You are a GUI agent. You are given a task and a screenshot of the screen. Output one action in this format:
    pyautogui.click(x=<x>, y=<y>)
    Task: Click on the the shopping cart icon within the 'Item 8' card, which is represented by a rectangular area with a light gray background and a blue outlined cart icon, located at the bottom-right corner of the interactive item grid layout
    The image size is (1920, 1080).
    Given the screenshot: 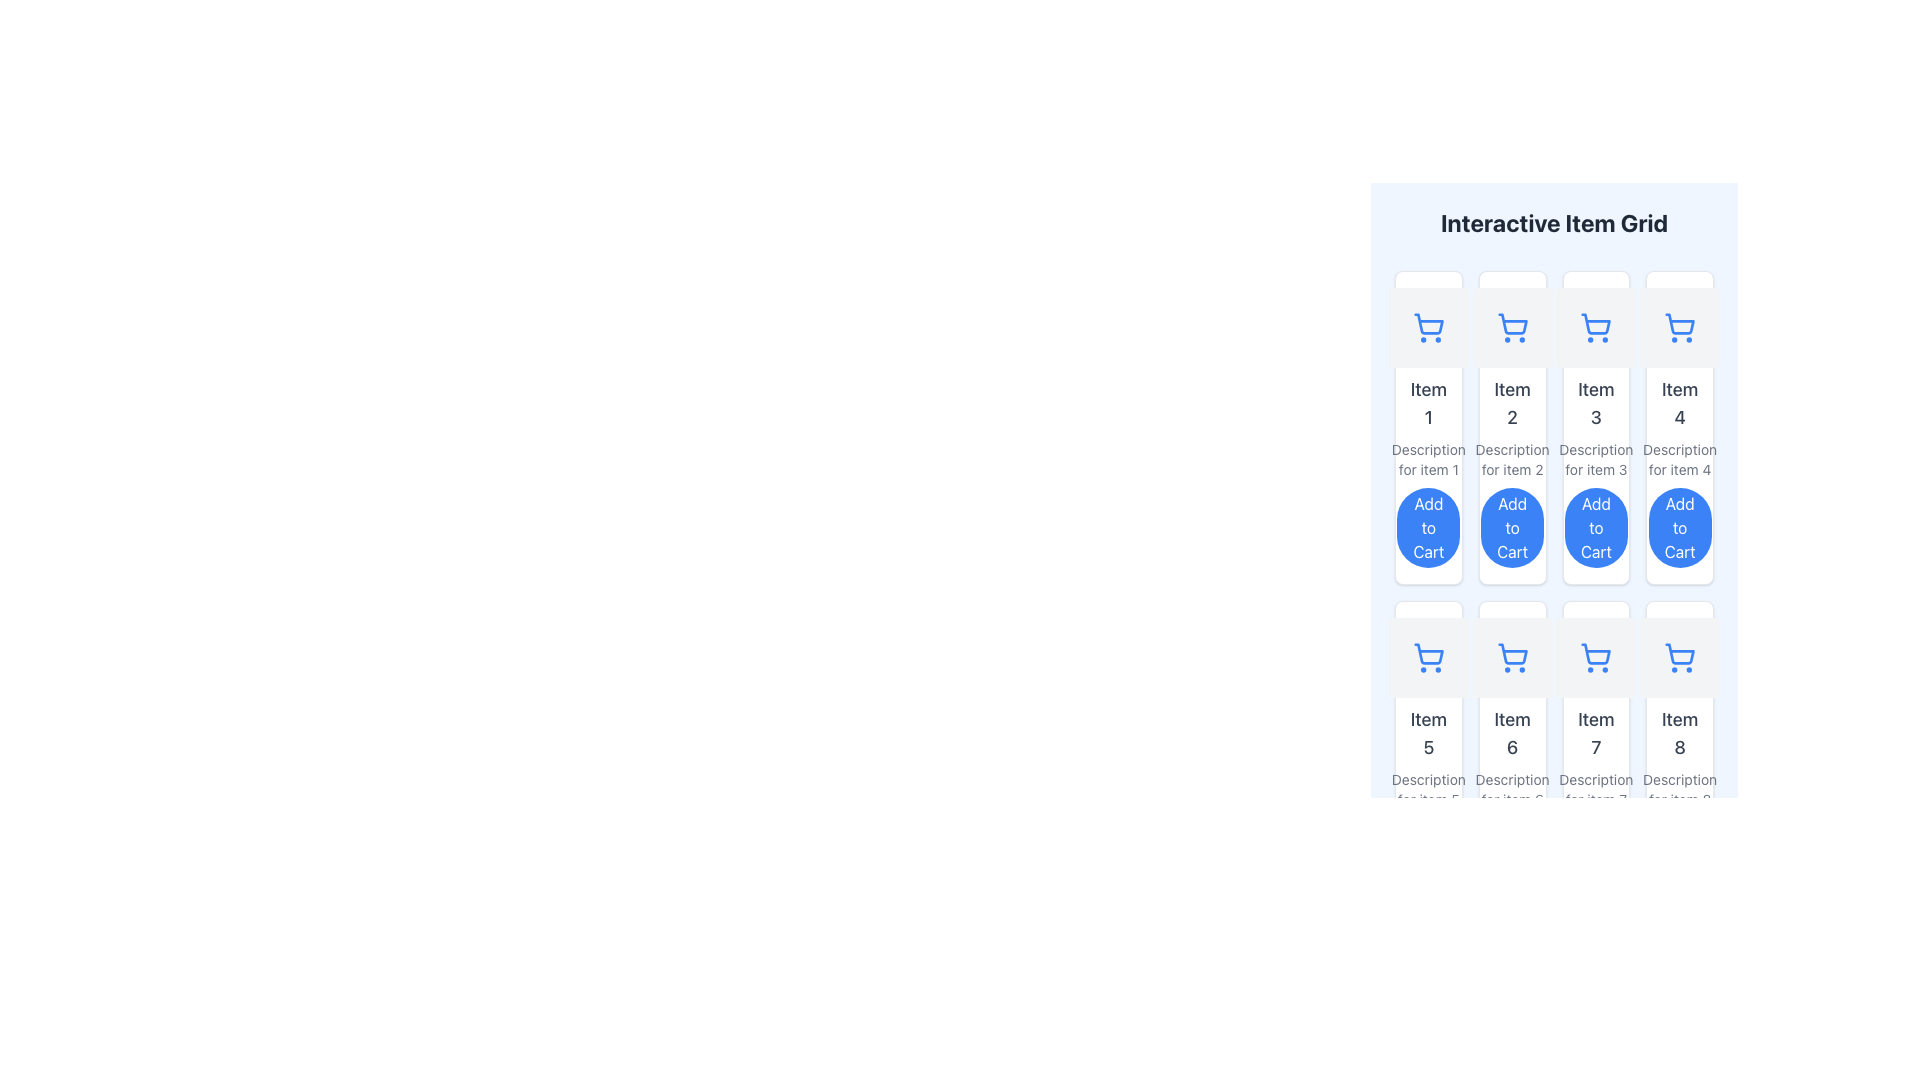 What is the action you would take?
    pyautogui.click(x=1680, y=658)
    